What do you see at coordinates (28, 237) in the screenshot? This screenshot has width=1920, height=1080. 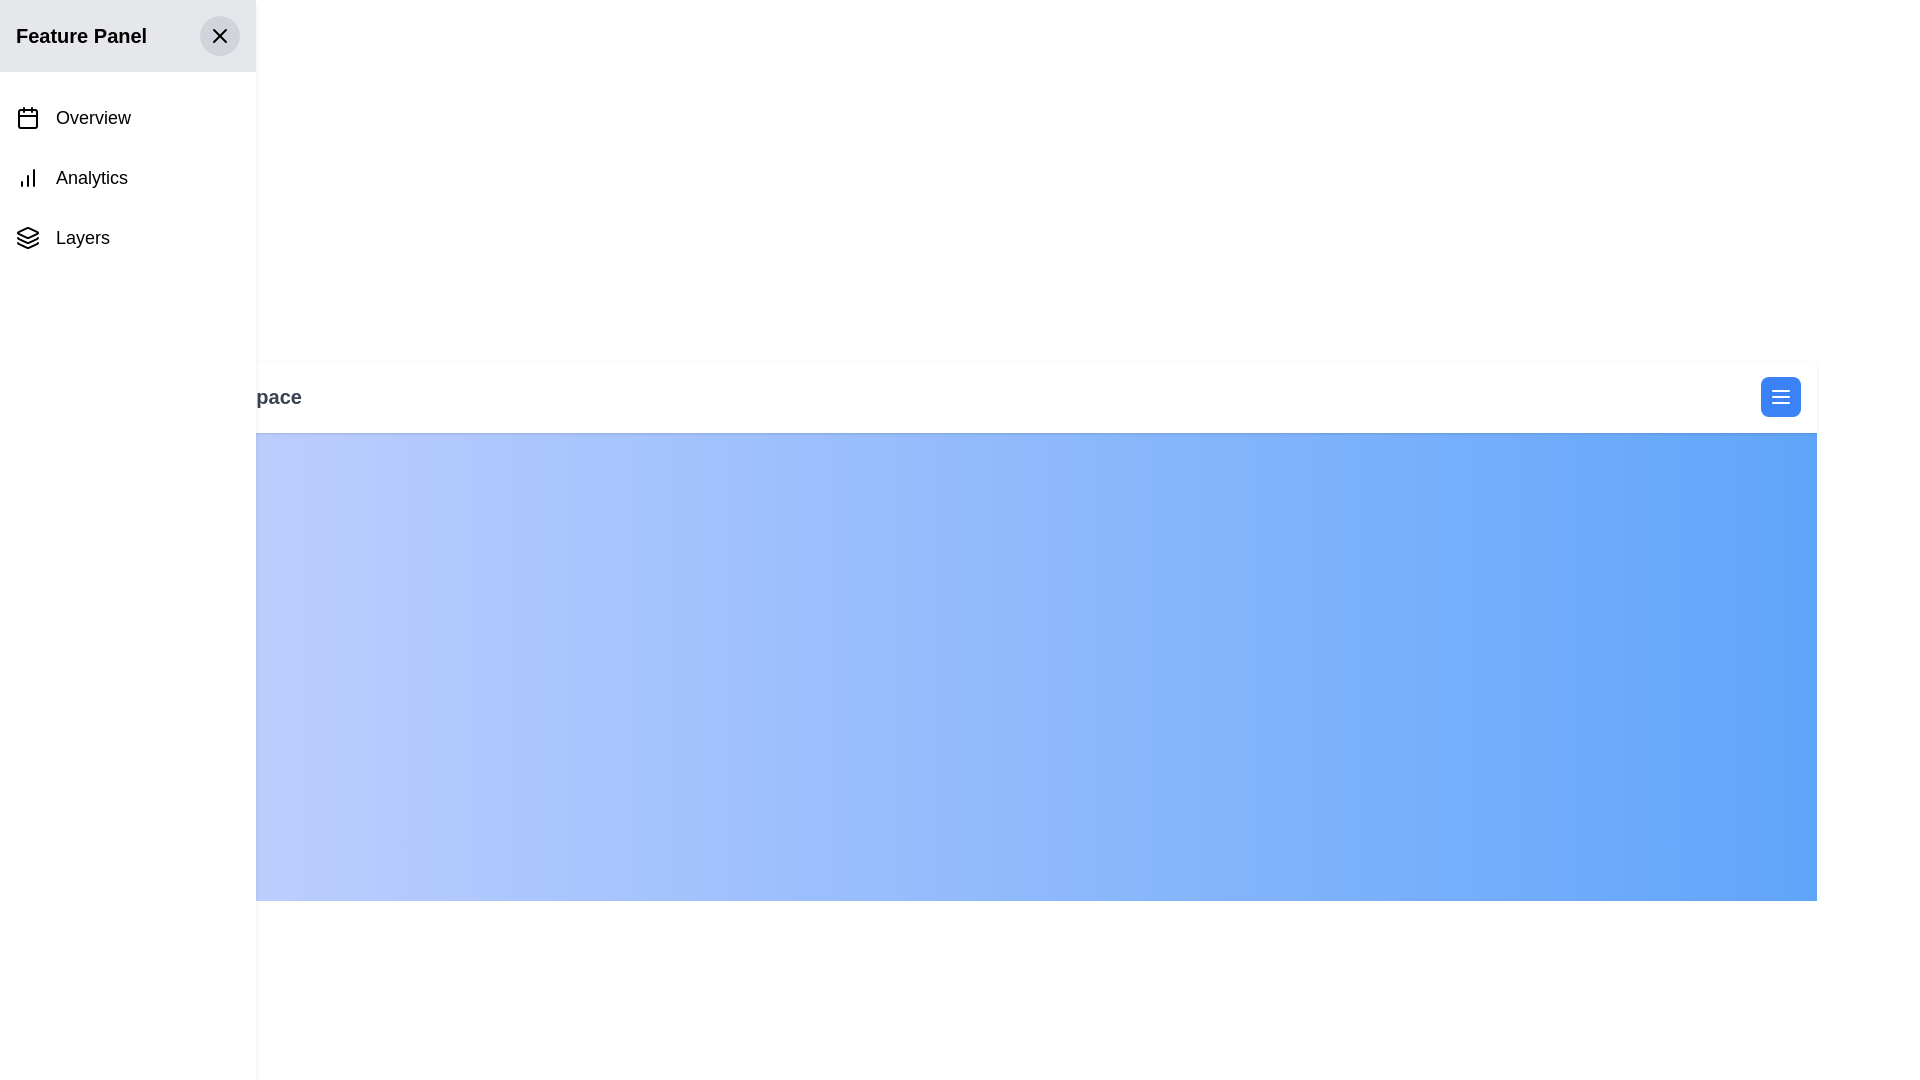 I see `the icon representing a stack of layers, which is located to the left of the text 'Layers' in the navigation menu` at bounding box center [28, 237].